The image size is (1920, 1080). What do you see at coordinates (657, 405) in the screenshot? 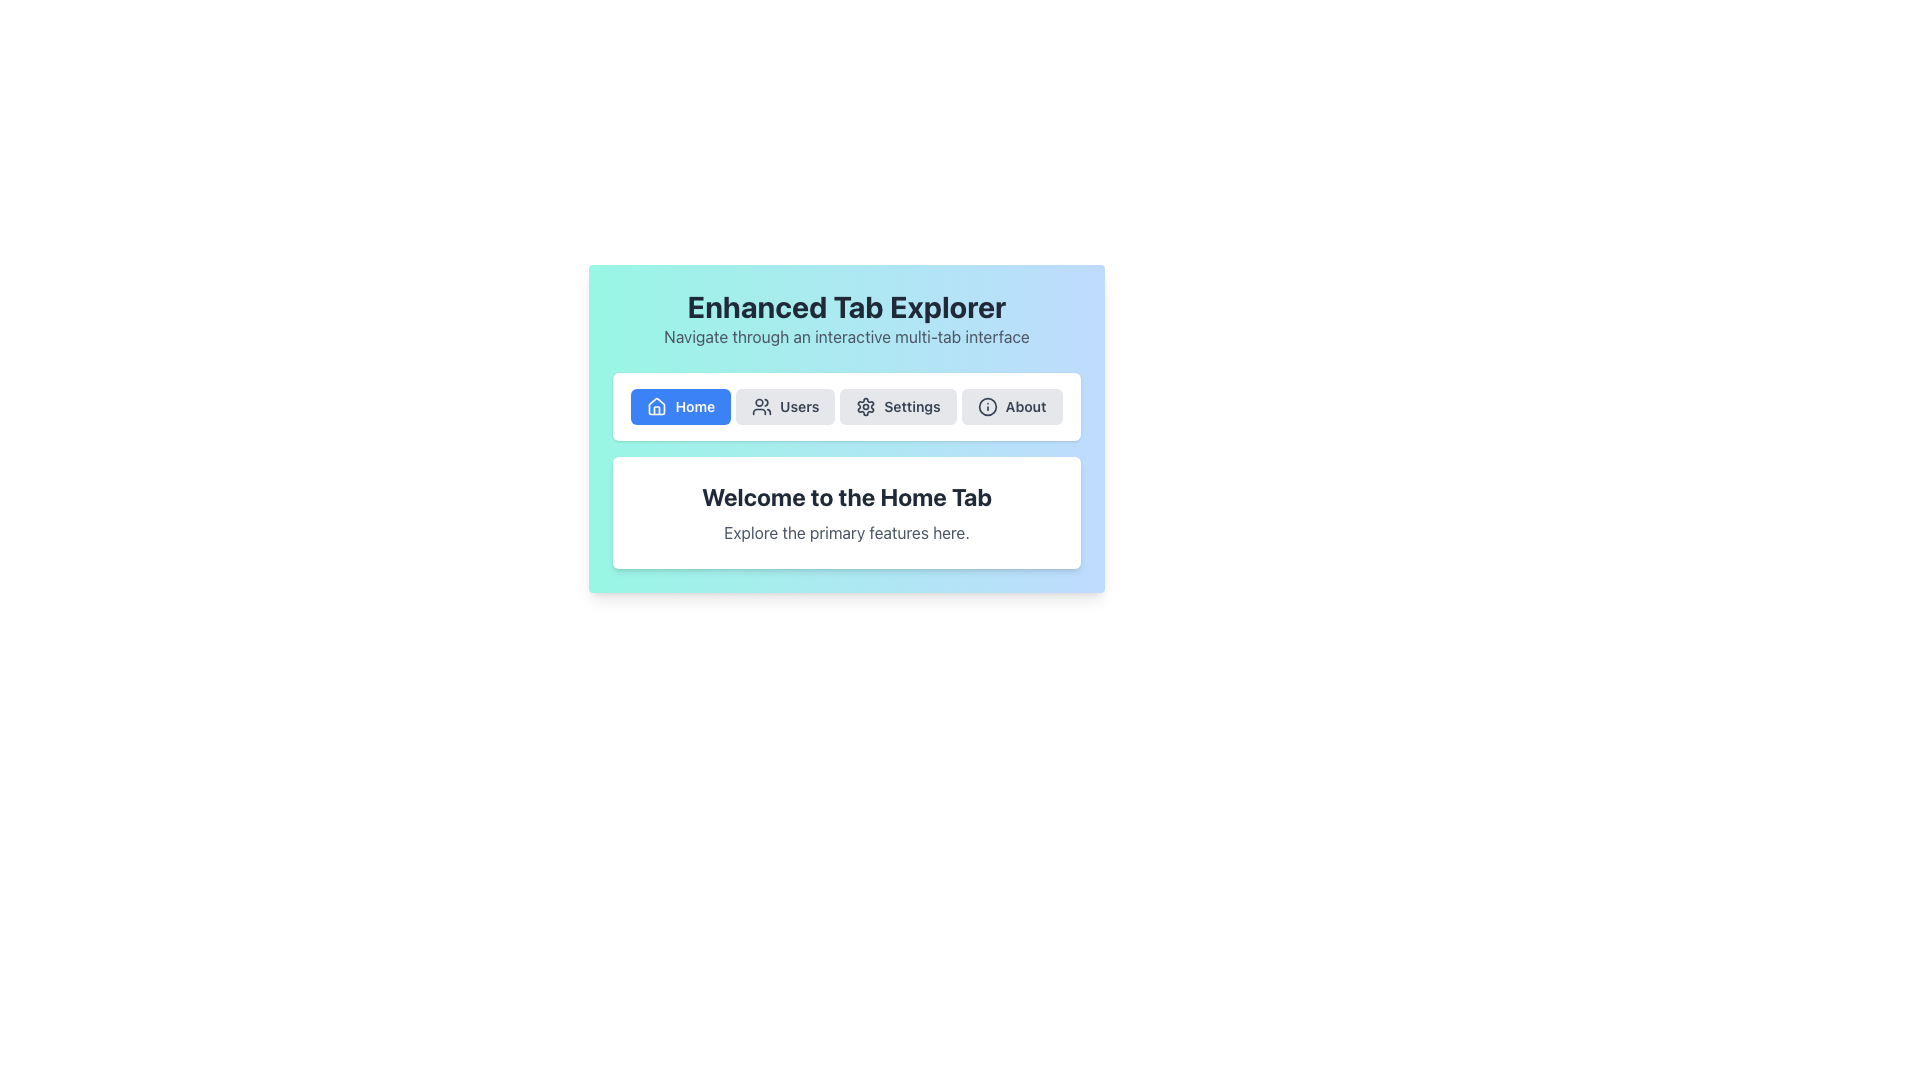
I see `the home icon, which is a white house icon located within the blue 'Home' button in the navigation bar at the top of the interface` at bounding box center [657, 405].